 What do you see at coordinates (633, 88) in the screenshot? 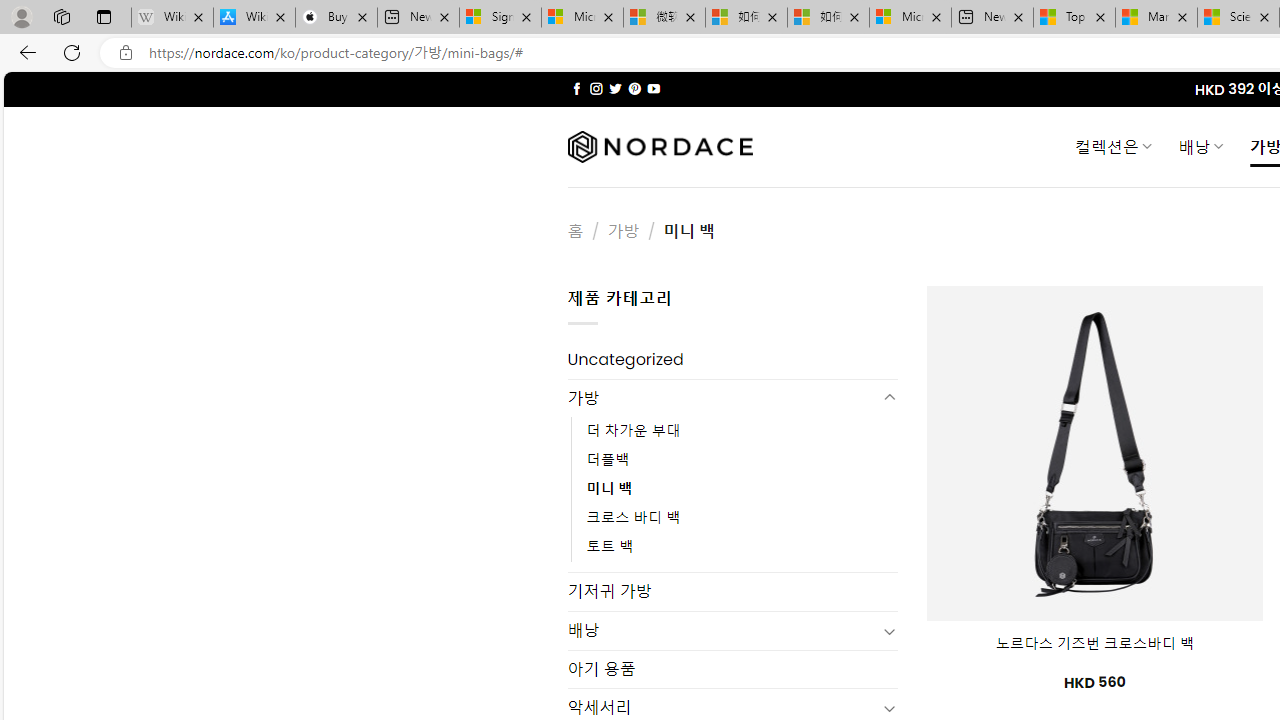
I see `'Follow on Pinterest'` at bounding box center [633, 88].